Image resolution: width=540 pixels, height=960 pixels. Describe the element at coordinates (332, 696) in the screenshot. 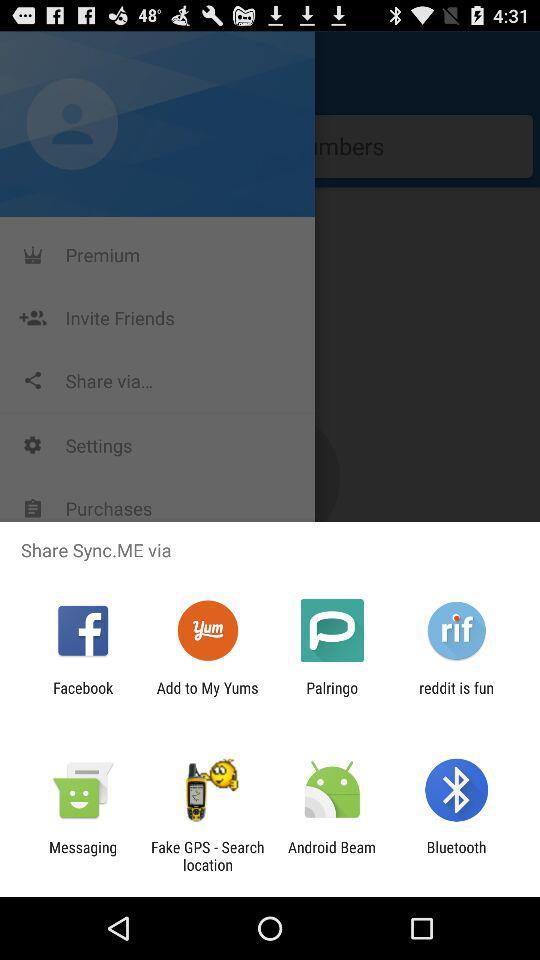

I see `item next to add to my item` at that location.